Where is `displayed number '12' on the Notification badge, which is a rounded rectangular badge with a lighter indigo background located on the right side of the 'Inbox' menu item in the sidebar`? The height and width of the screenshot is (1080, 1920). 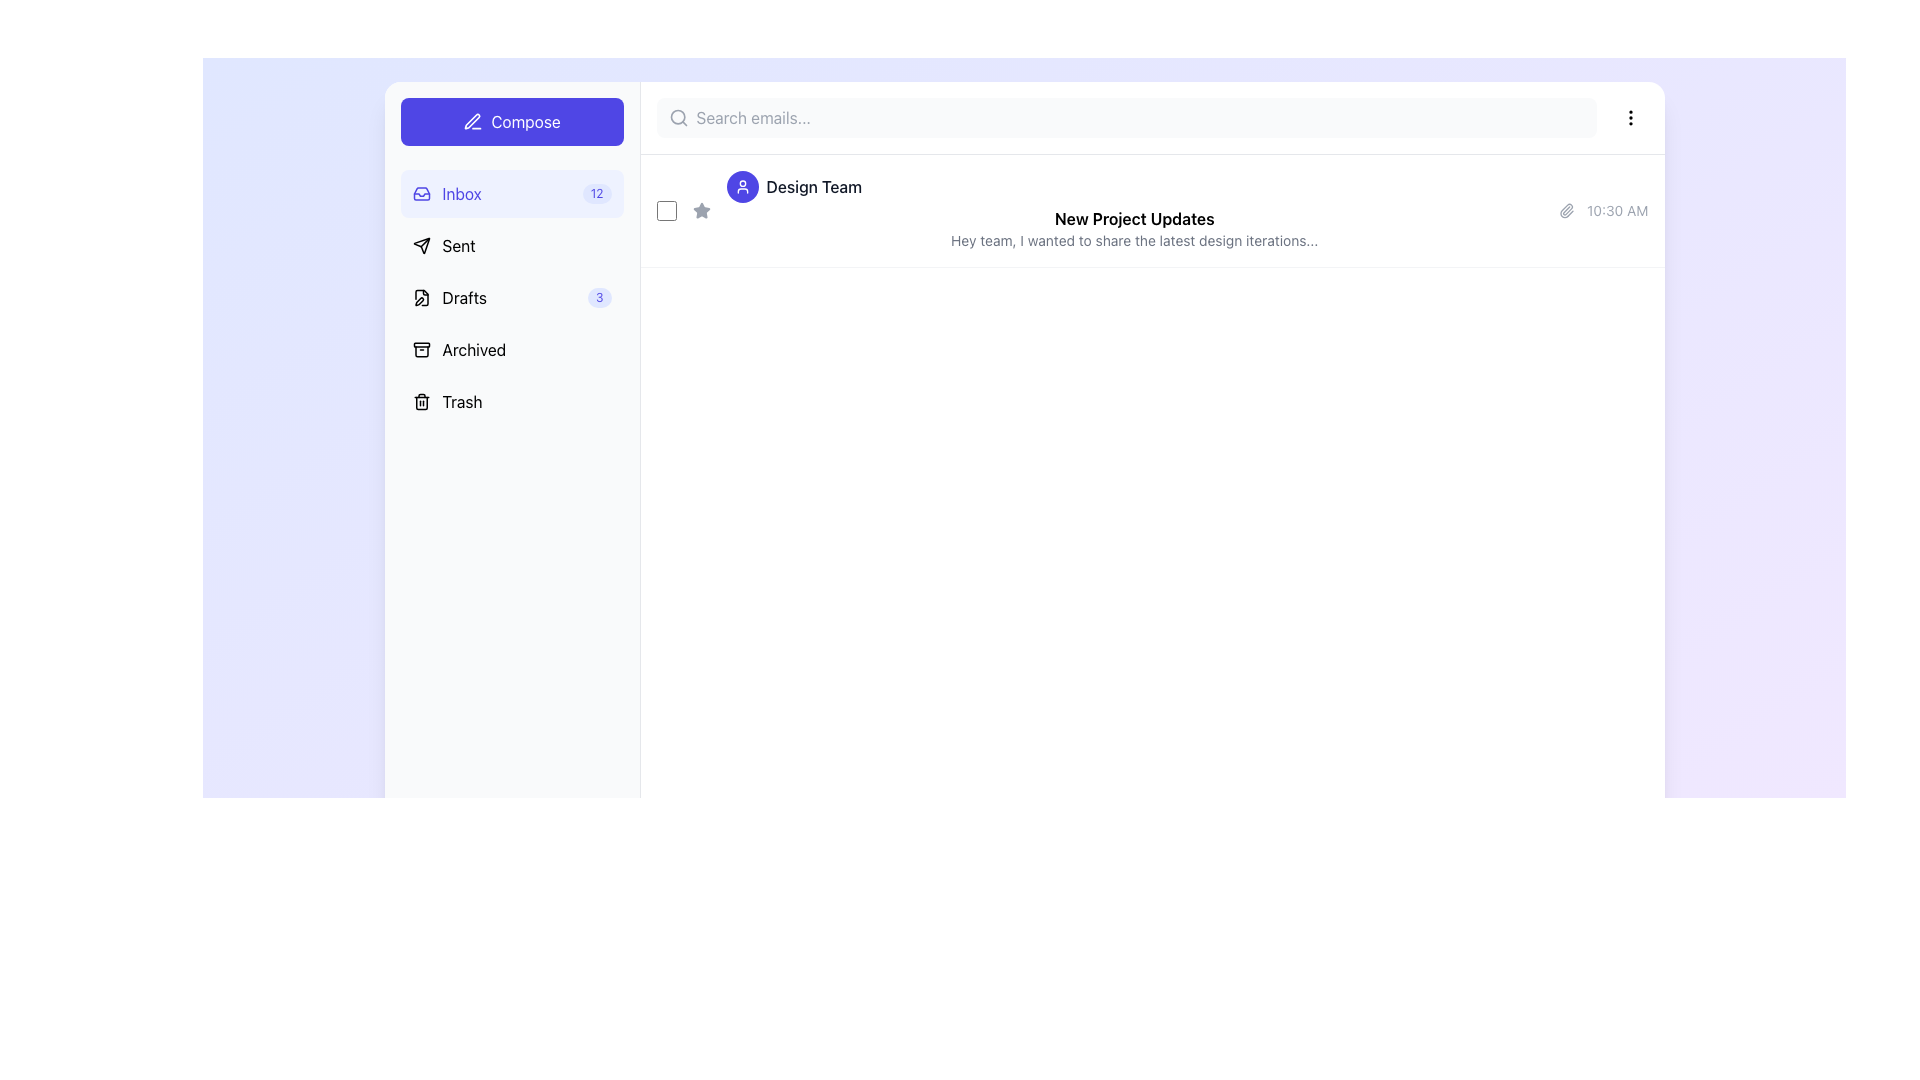
displayed number '12' on the Notification badge, which is a rounded rectangular badge with a lighter indigo background located on the right side of the 'Inbox' menu item in the sidebar is located at coordinates (596, 193).